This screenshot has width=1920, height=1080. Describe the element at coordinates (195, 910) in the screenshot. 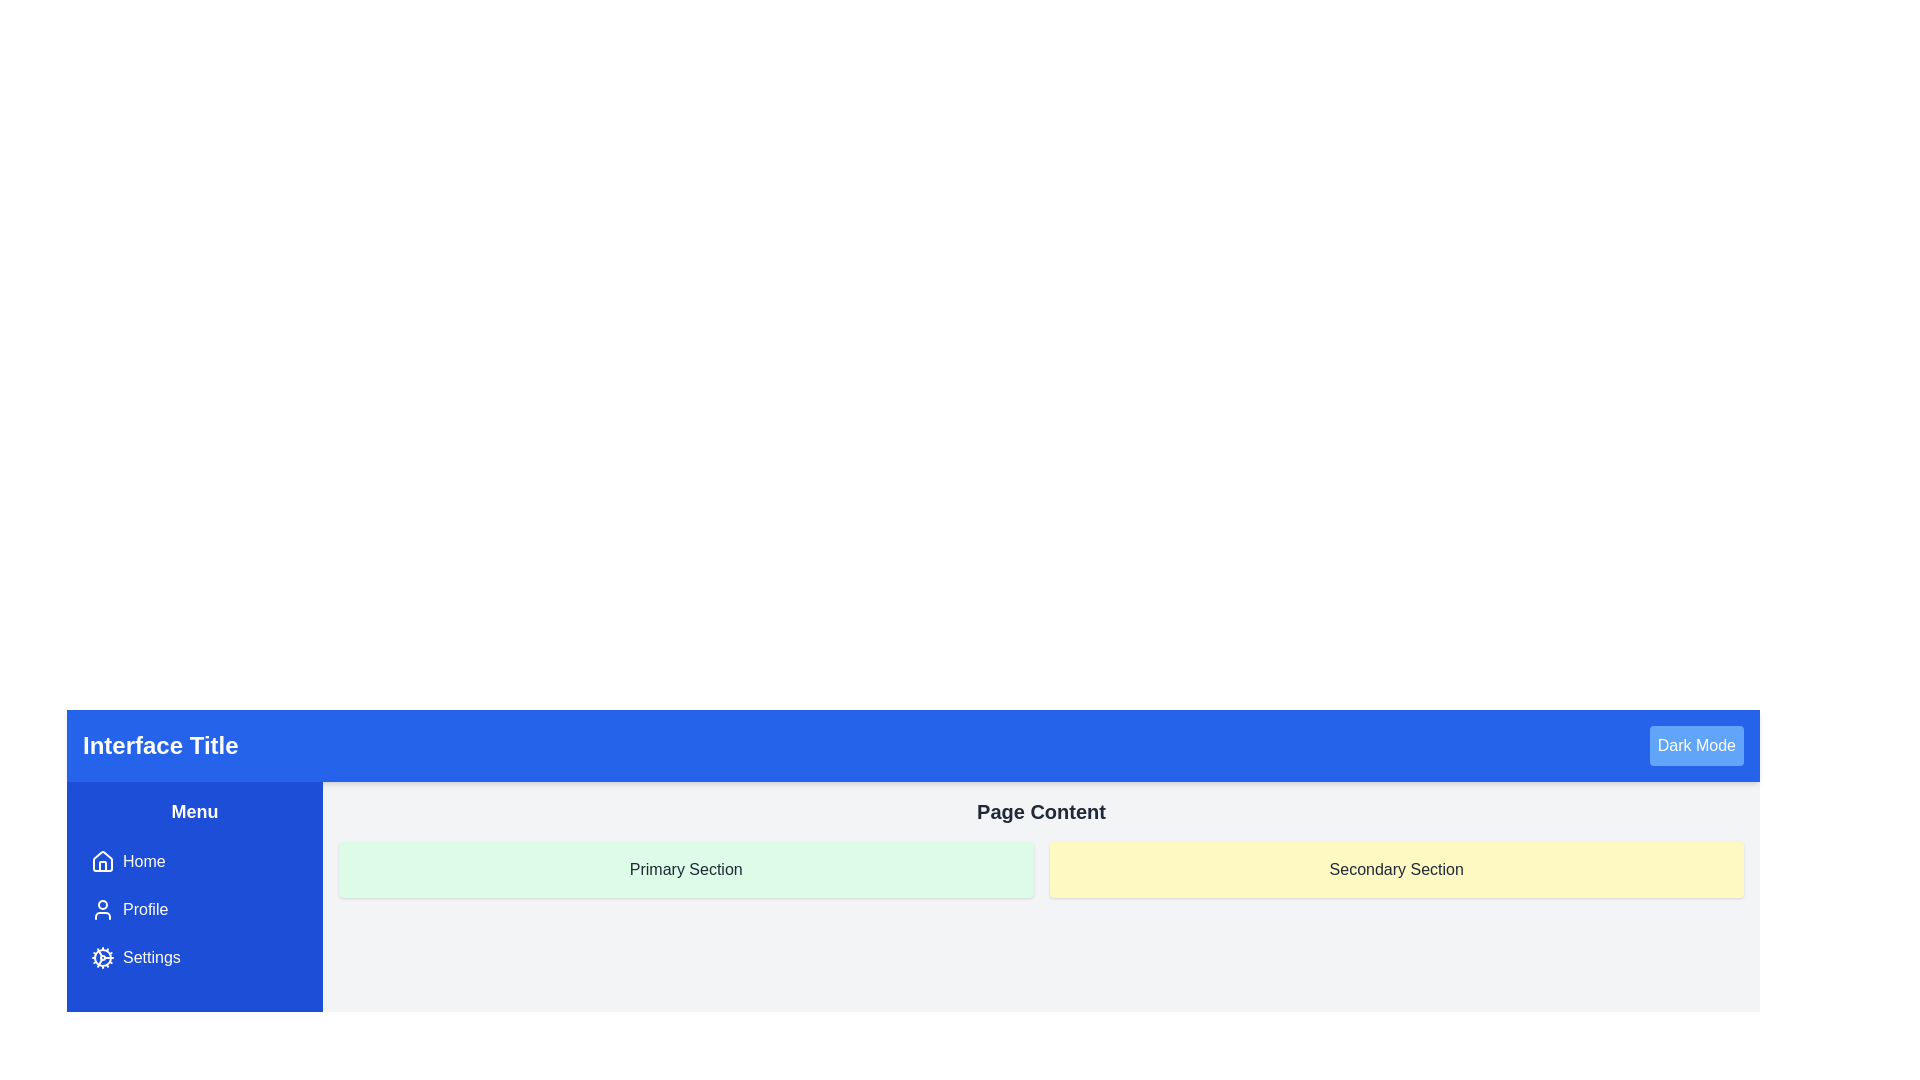

I see `the 'Profile' menu item, which is the second item in the vertical menu list on the left side of the interface, styled in white on a blue background` at that location.